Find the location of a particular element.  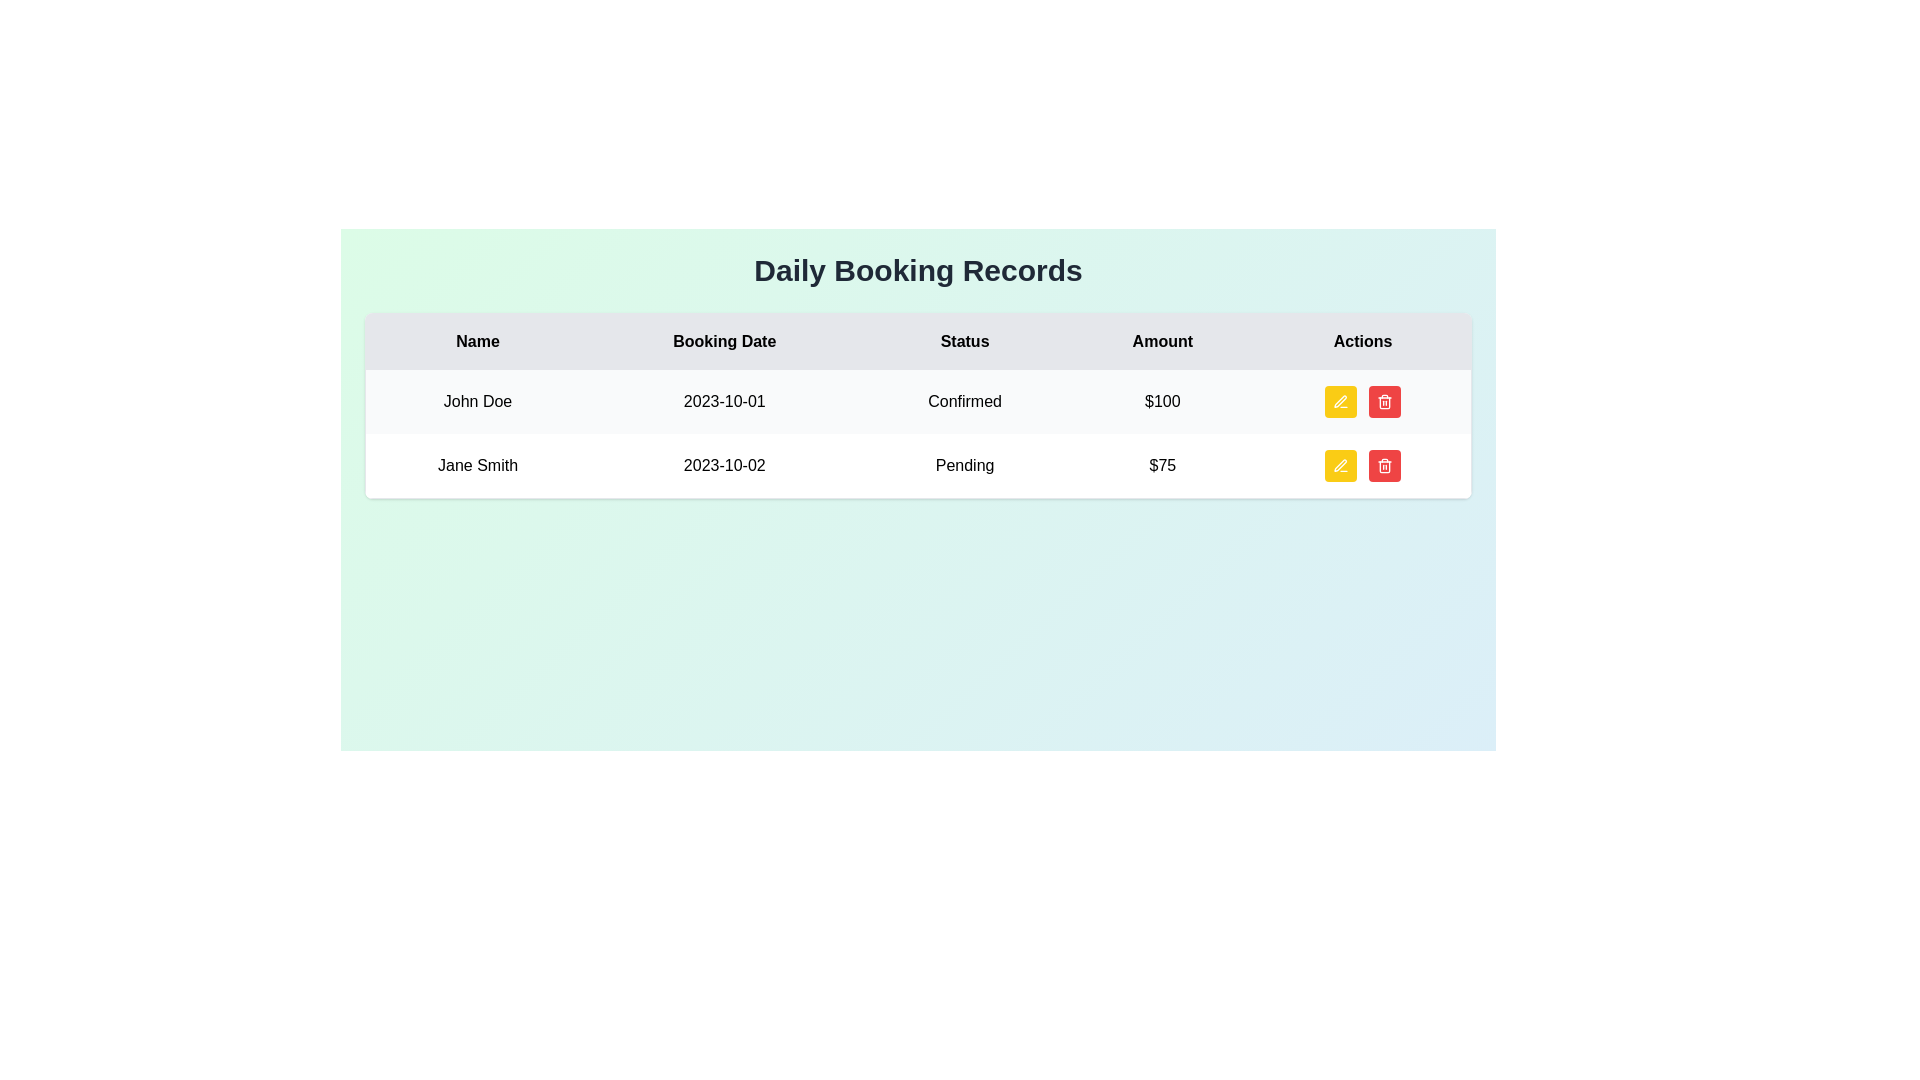

the text heading titled 'Daily Booking Records', which is prominently displayed at the top of its section with a bold style and large font size is located at coordinates (917, 270).